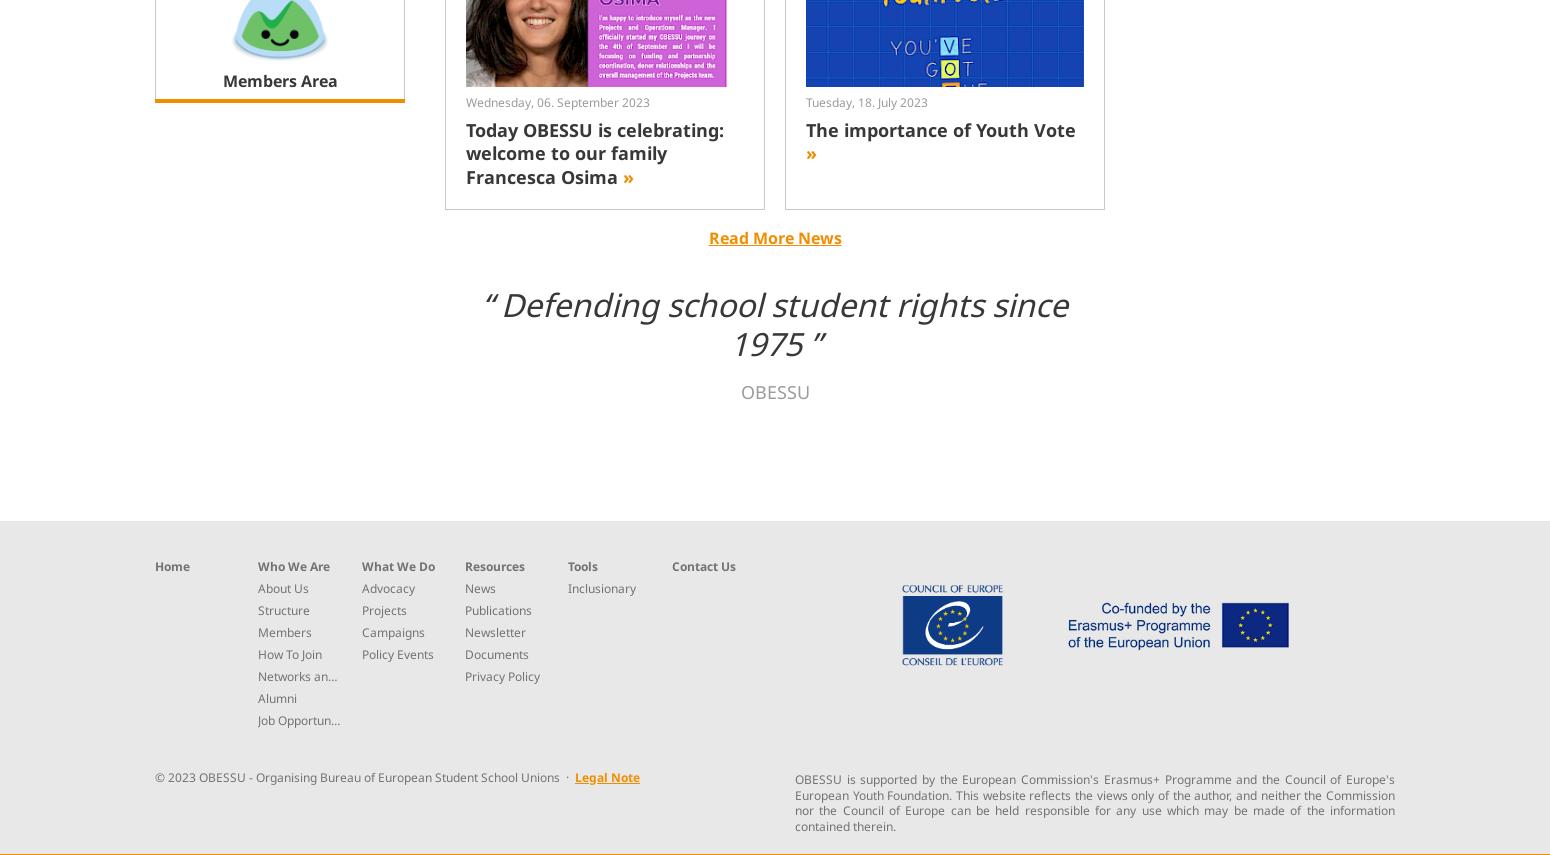 This screenshot has width=1550, height=855. Describe the element at coordinates (493, 630) in the screenshot. I see `'Newsletter'` at that location.